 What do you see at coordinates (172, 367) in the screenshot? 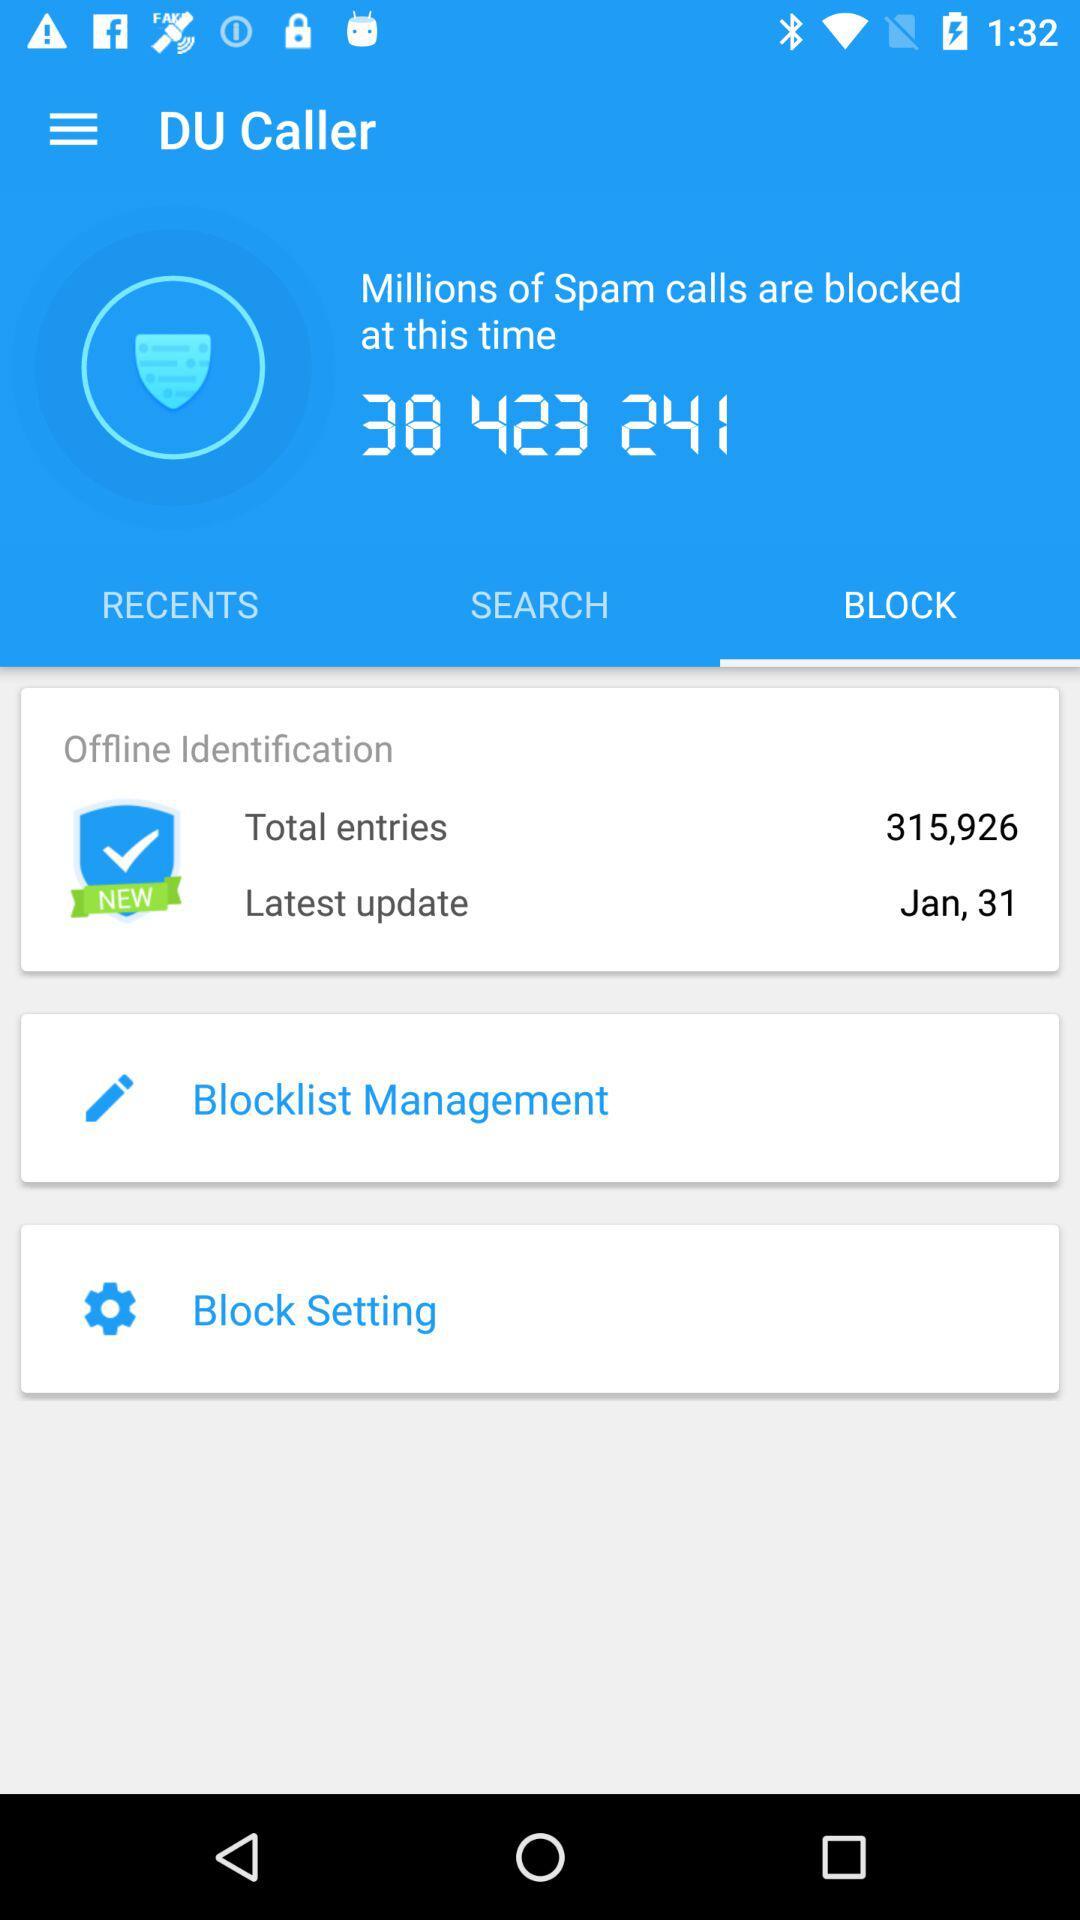
I see `item next to the millions of spam item` at bounding box center [172, 367].